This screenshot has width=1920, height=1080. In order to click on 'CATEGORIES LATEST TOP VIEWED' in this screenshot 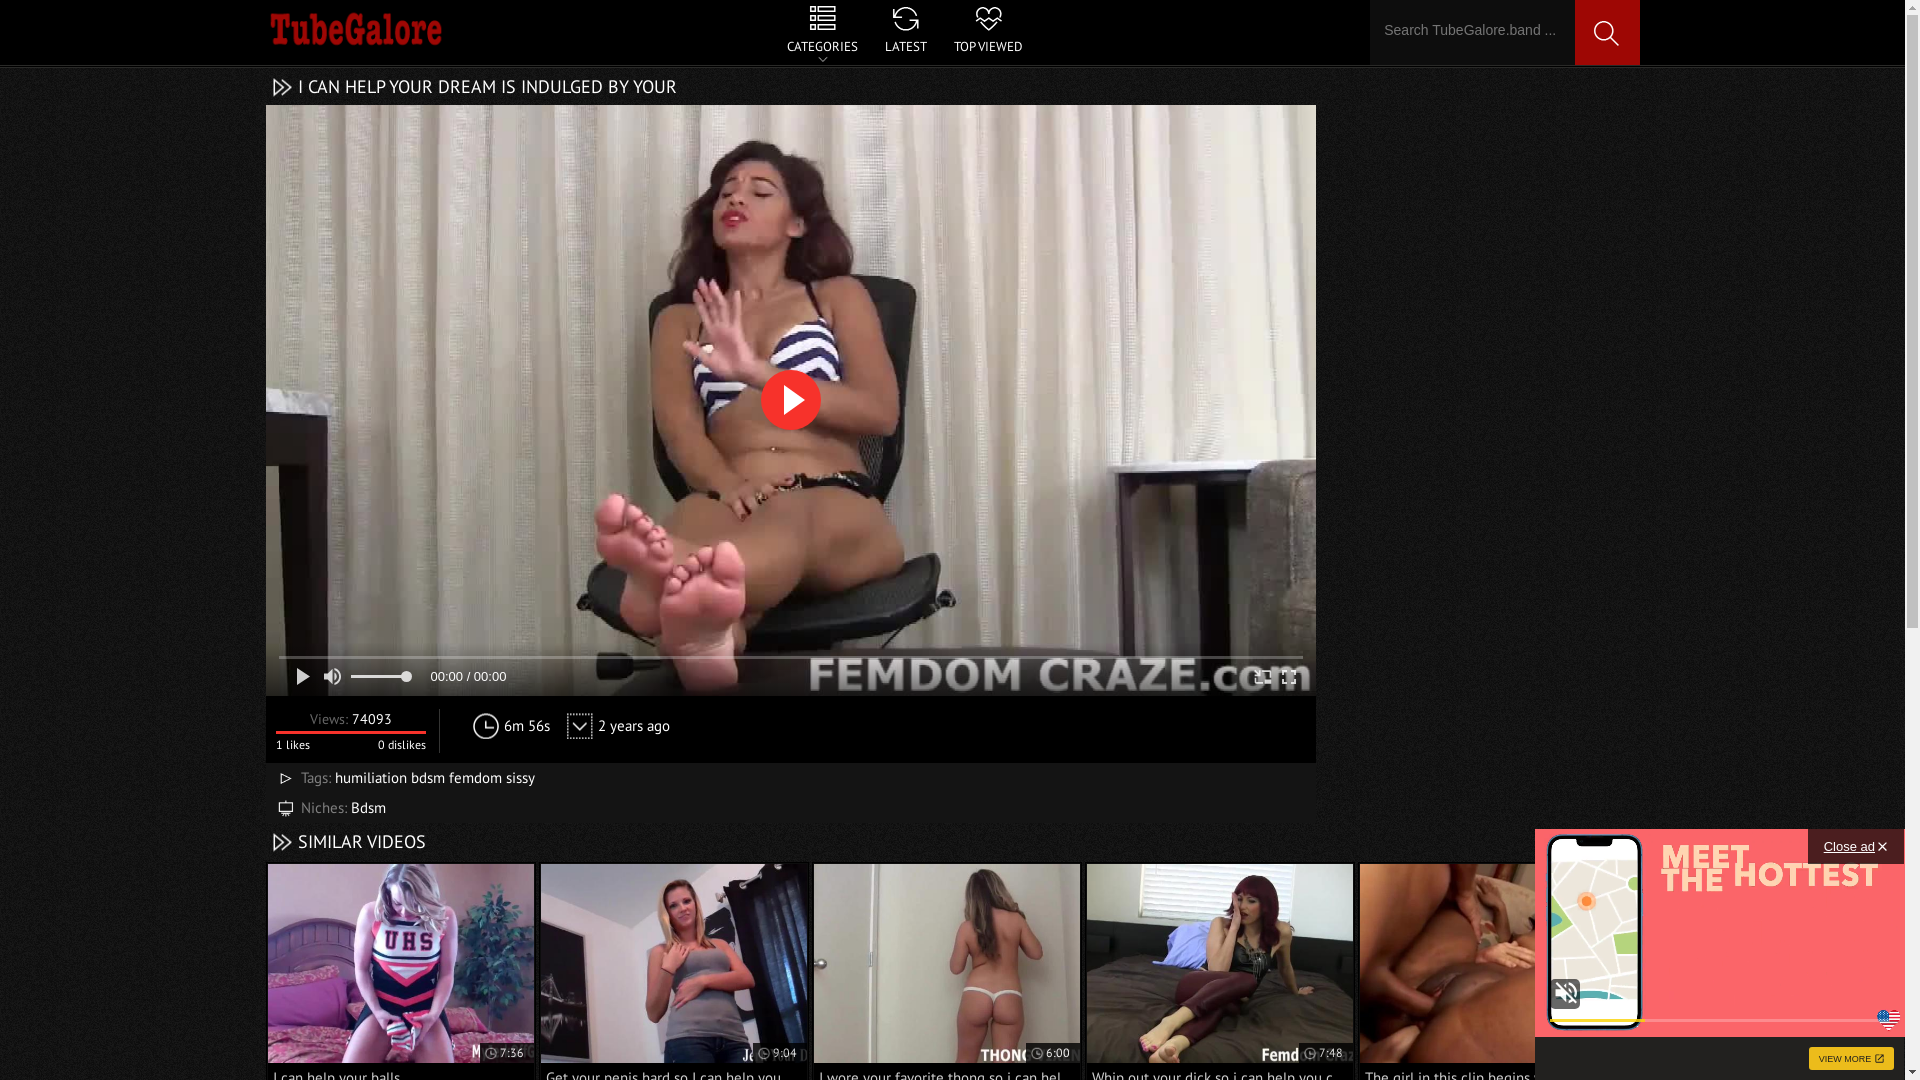, I will do `click(904, 31)`.